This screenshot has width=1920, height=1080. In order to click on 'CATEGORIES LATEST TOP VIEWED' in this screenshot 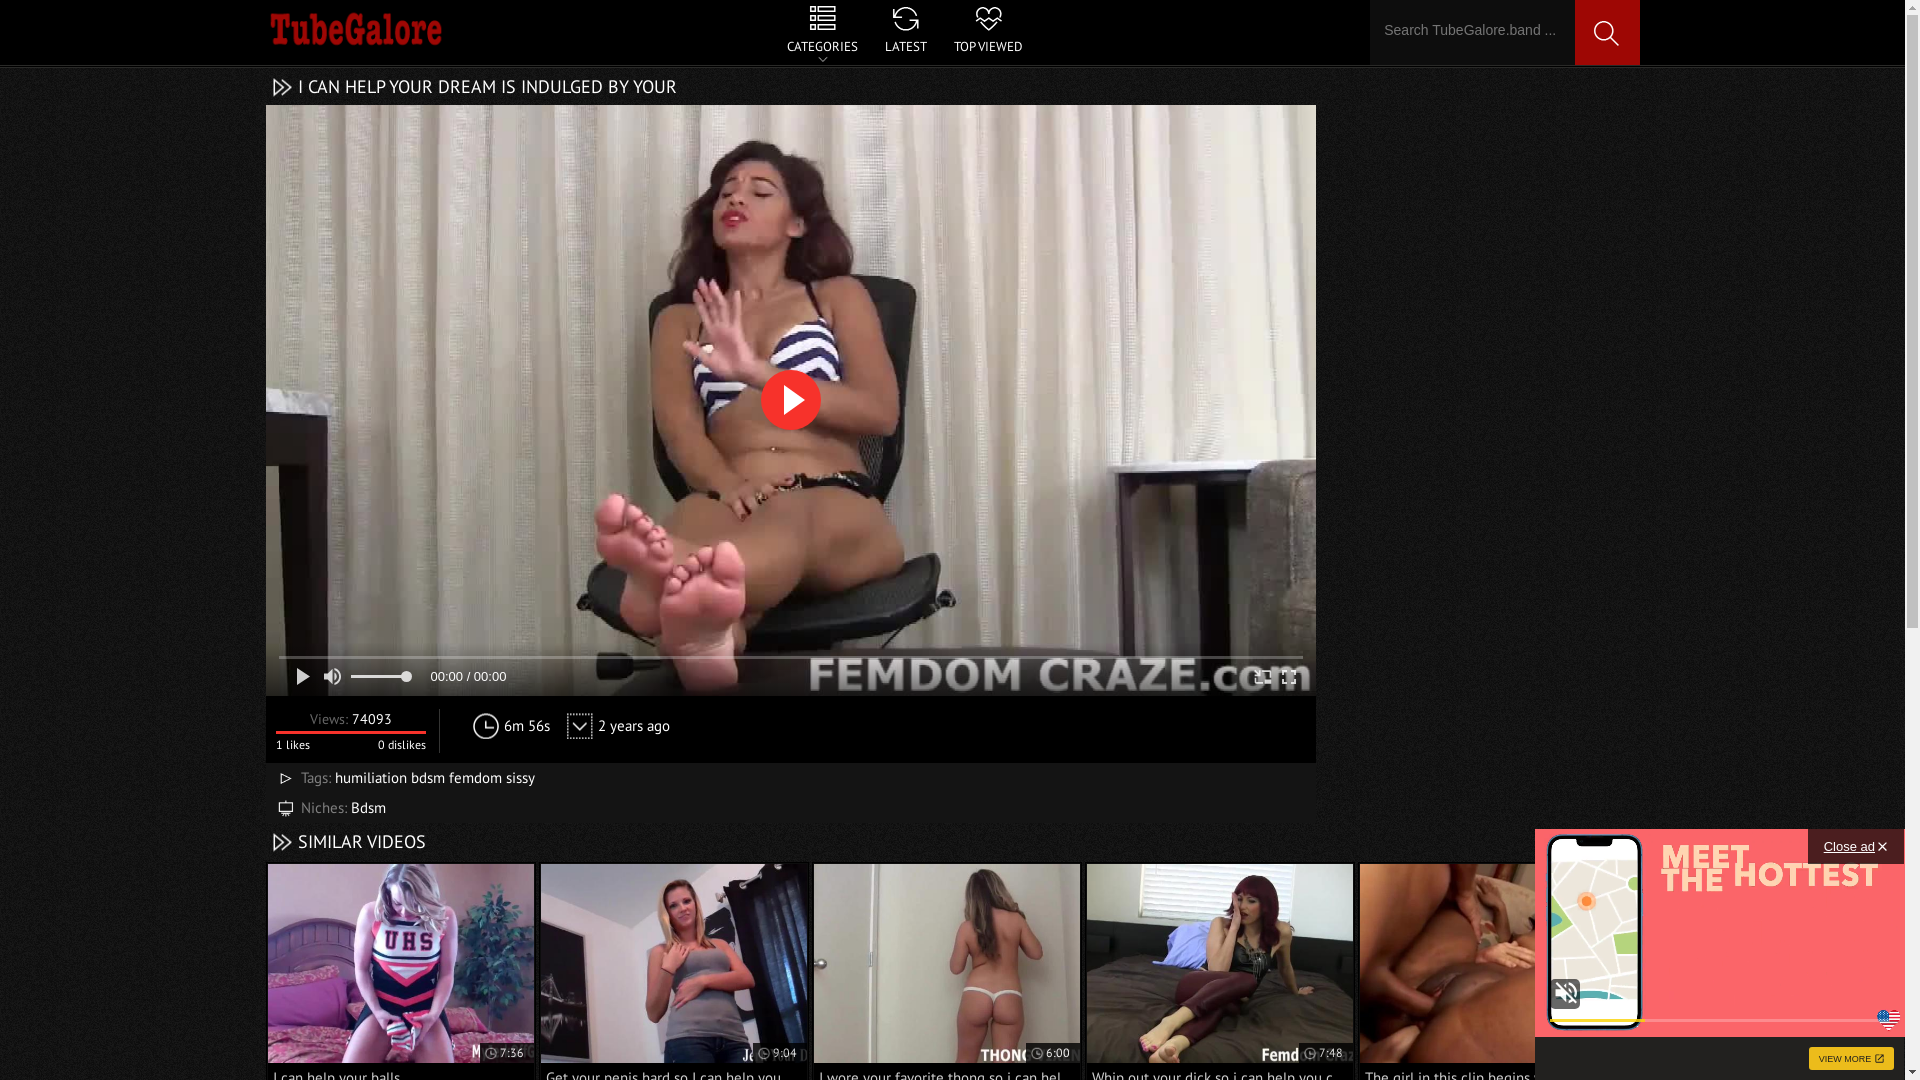, I will do `click(904, 31)`.